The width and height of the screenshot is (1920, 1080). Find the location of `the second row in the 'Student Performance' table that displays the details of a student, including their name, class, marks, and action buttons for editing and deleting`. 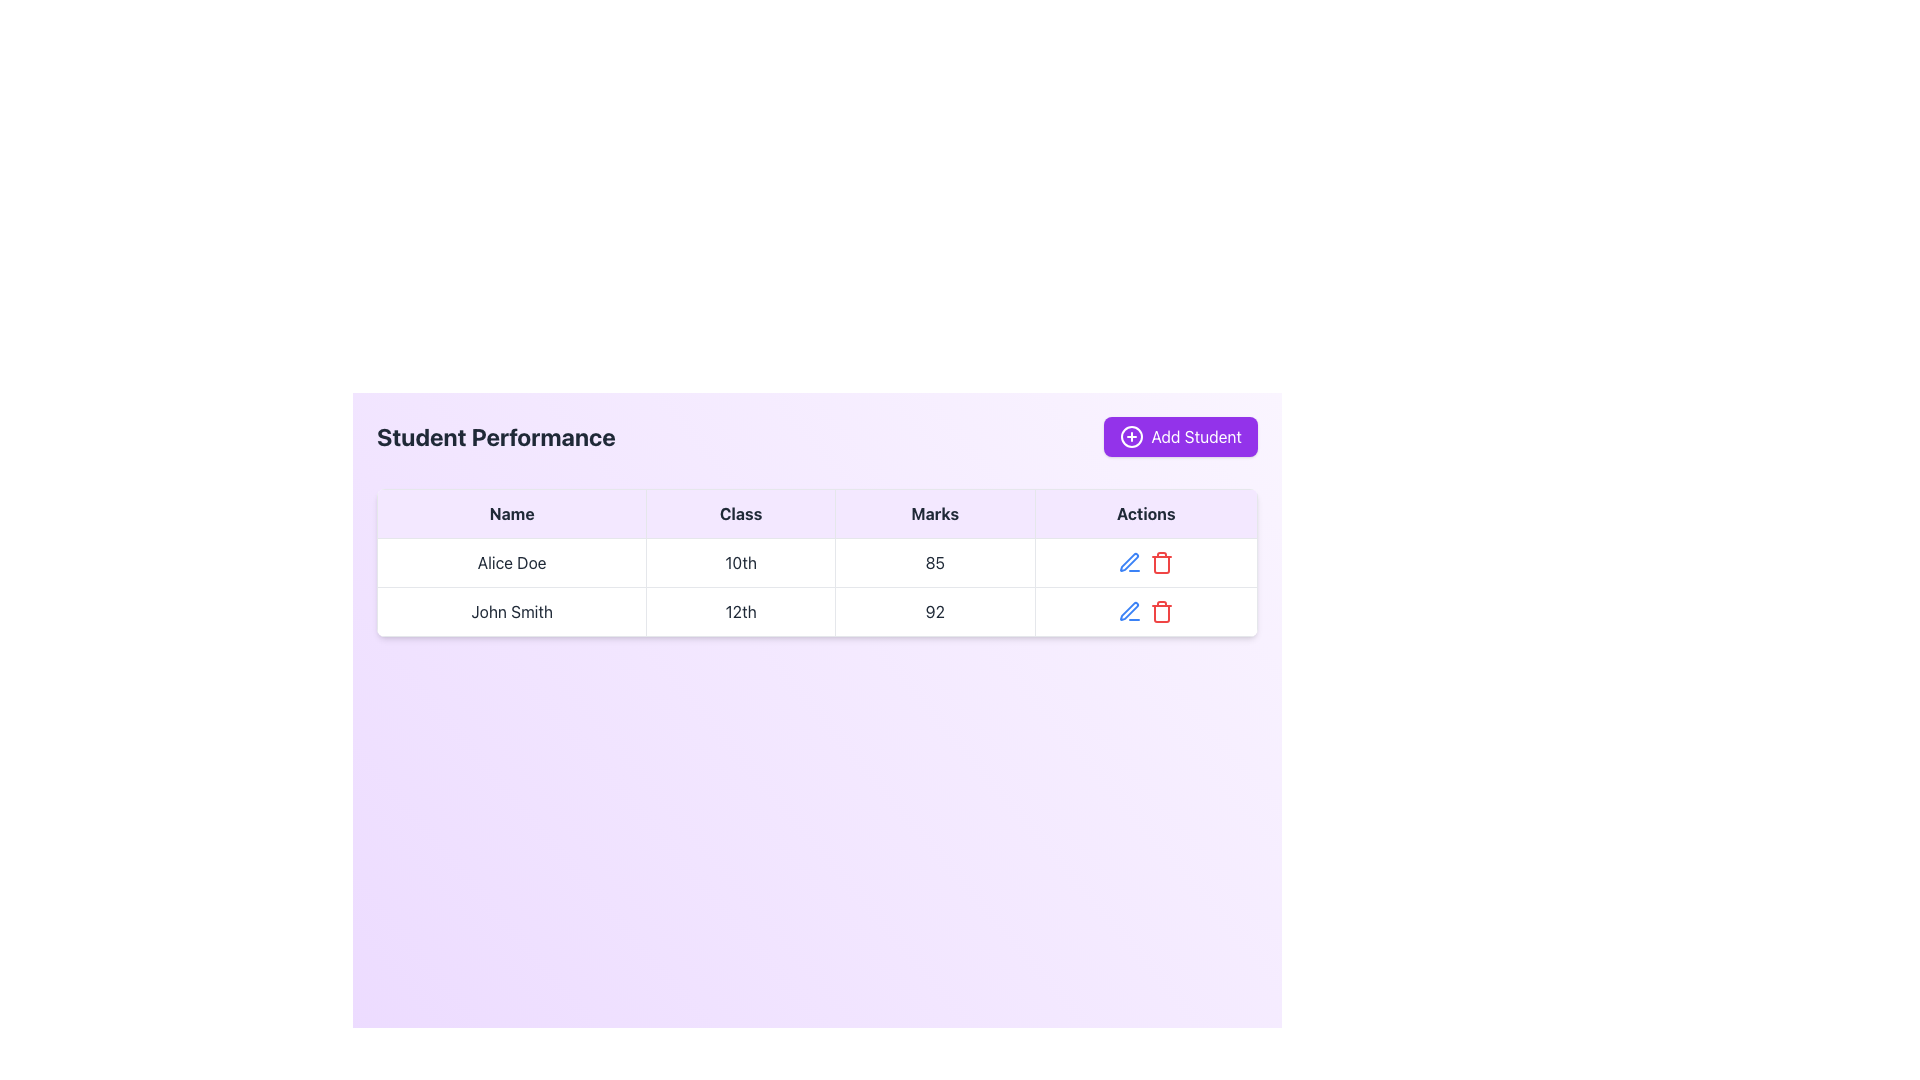

the second row in the 'Student Performance' table that displays the details of a student, including their name, class, marks, and action buttons for editing and deleting is located at coordinates (817, 611).